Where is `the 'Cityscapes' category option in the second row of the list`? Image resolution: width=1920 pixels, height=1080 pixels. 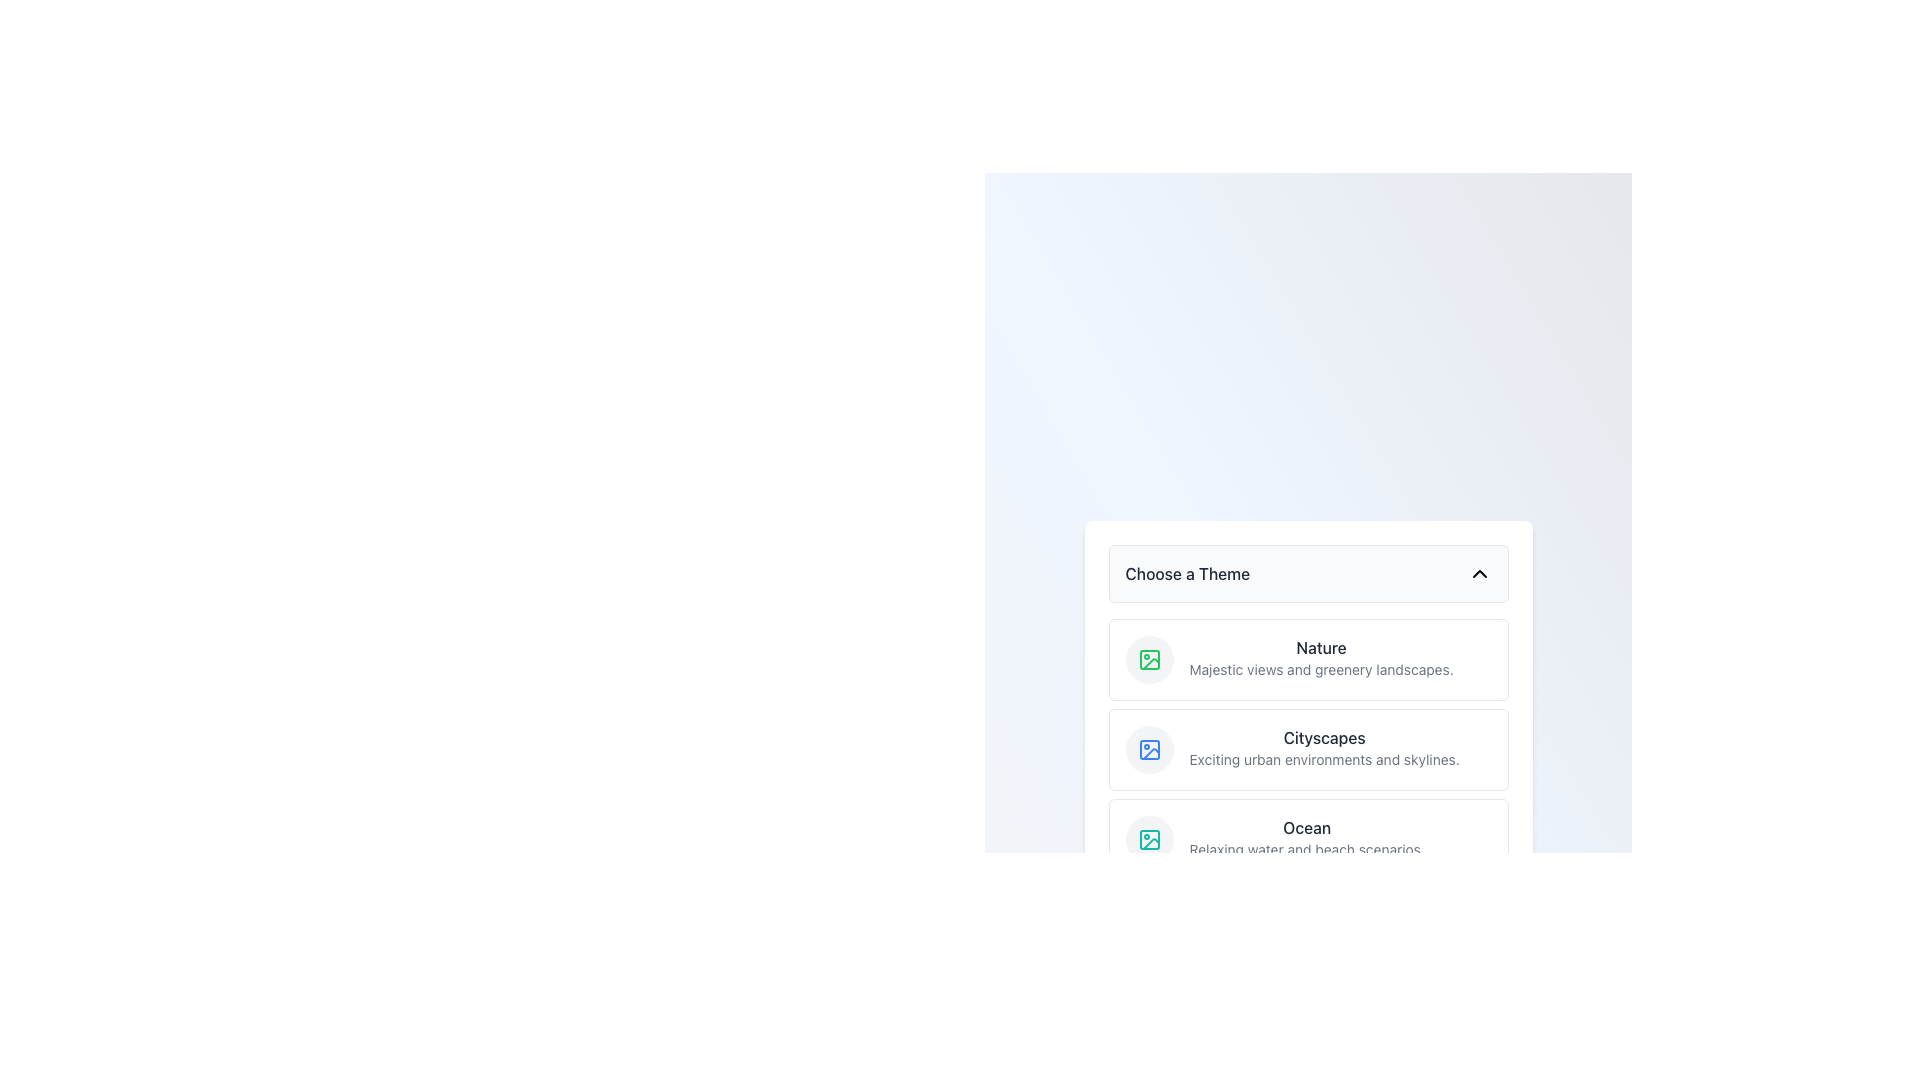 the 'Cityscapes' category option in the second row of the list is located at coordinates (1324, 749).